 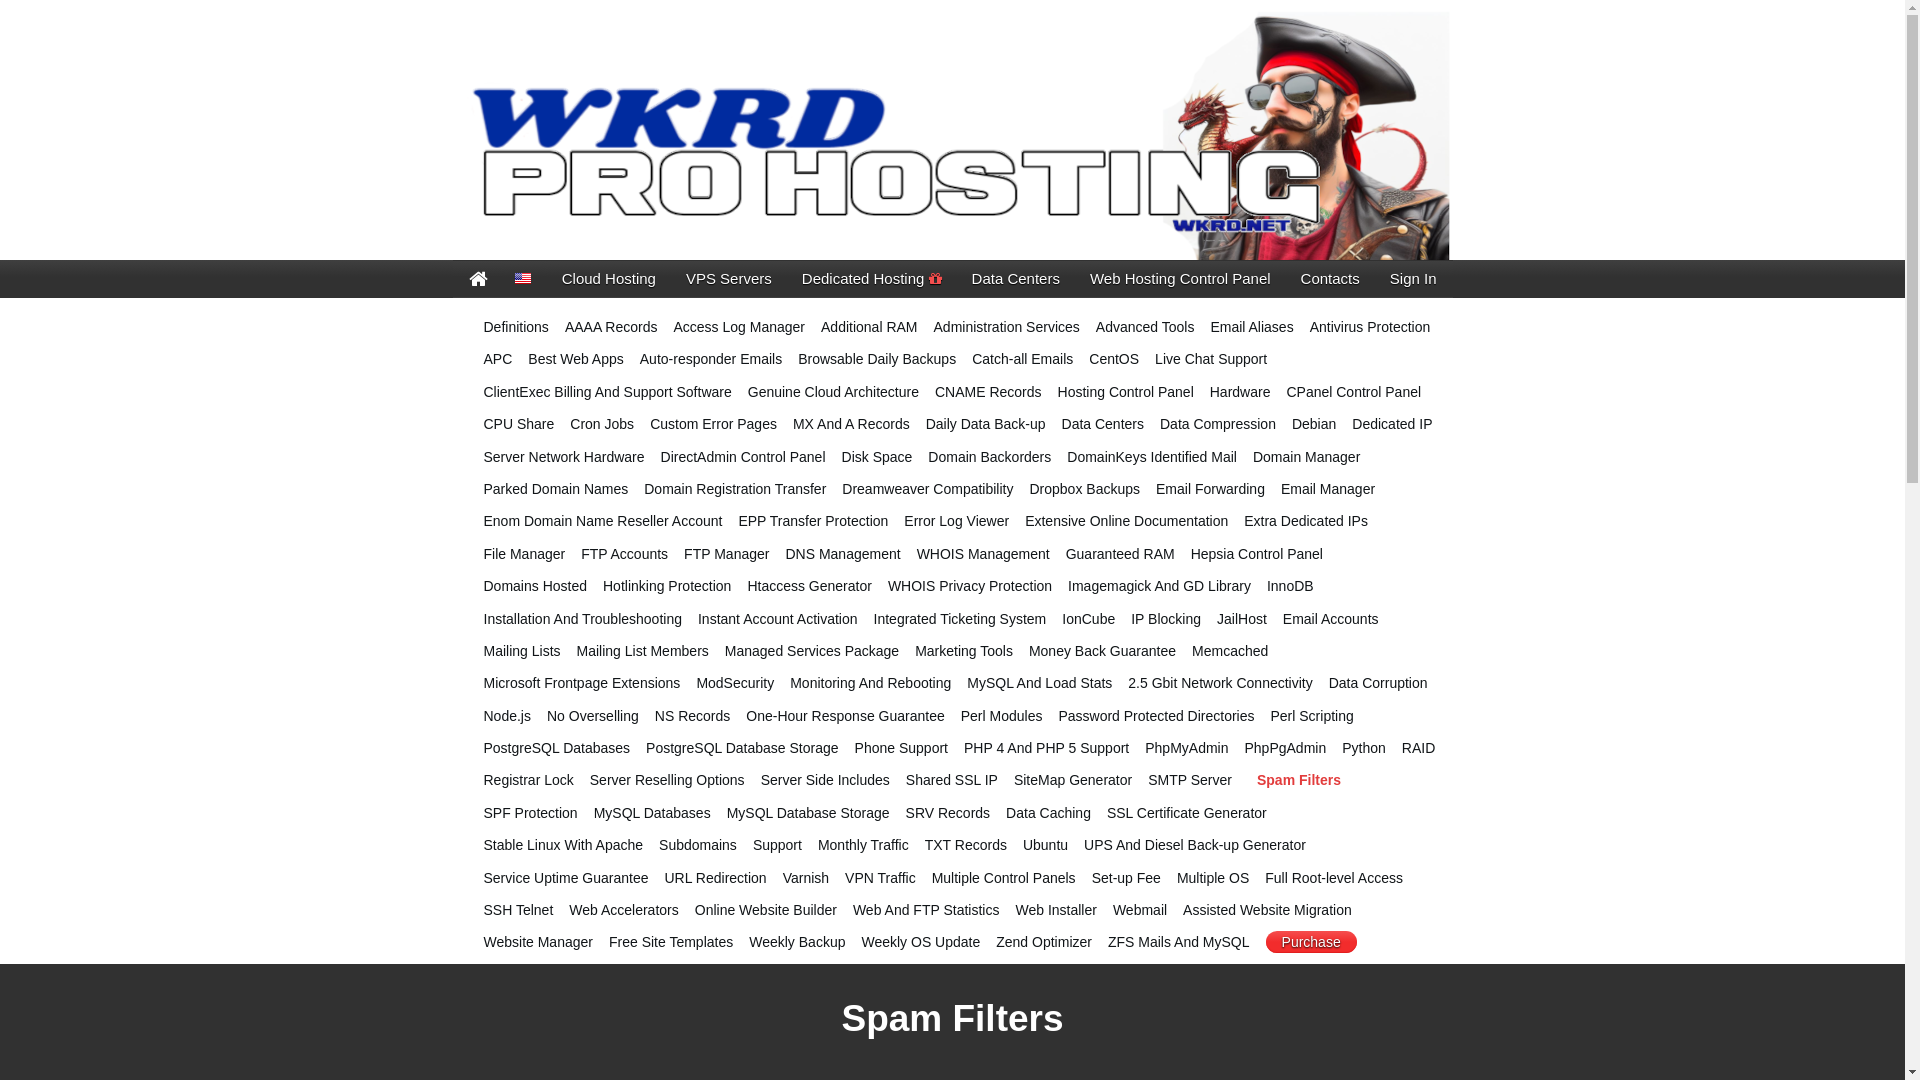 What do you see at coordinates (692, 715) in the screenshot?
I see `'NS Records'` at bounding box center [692, 715].